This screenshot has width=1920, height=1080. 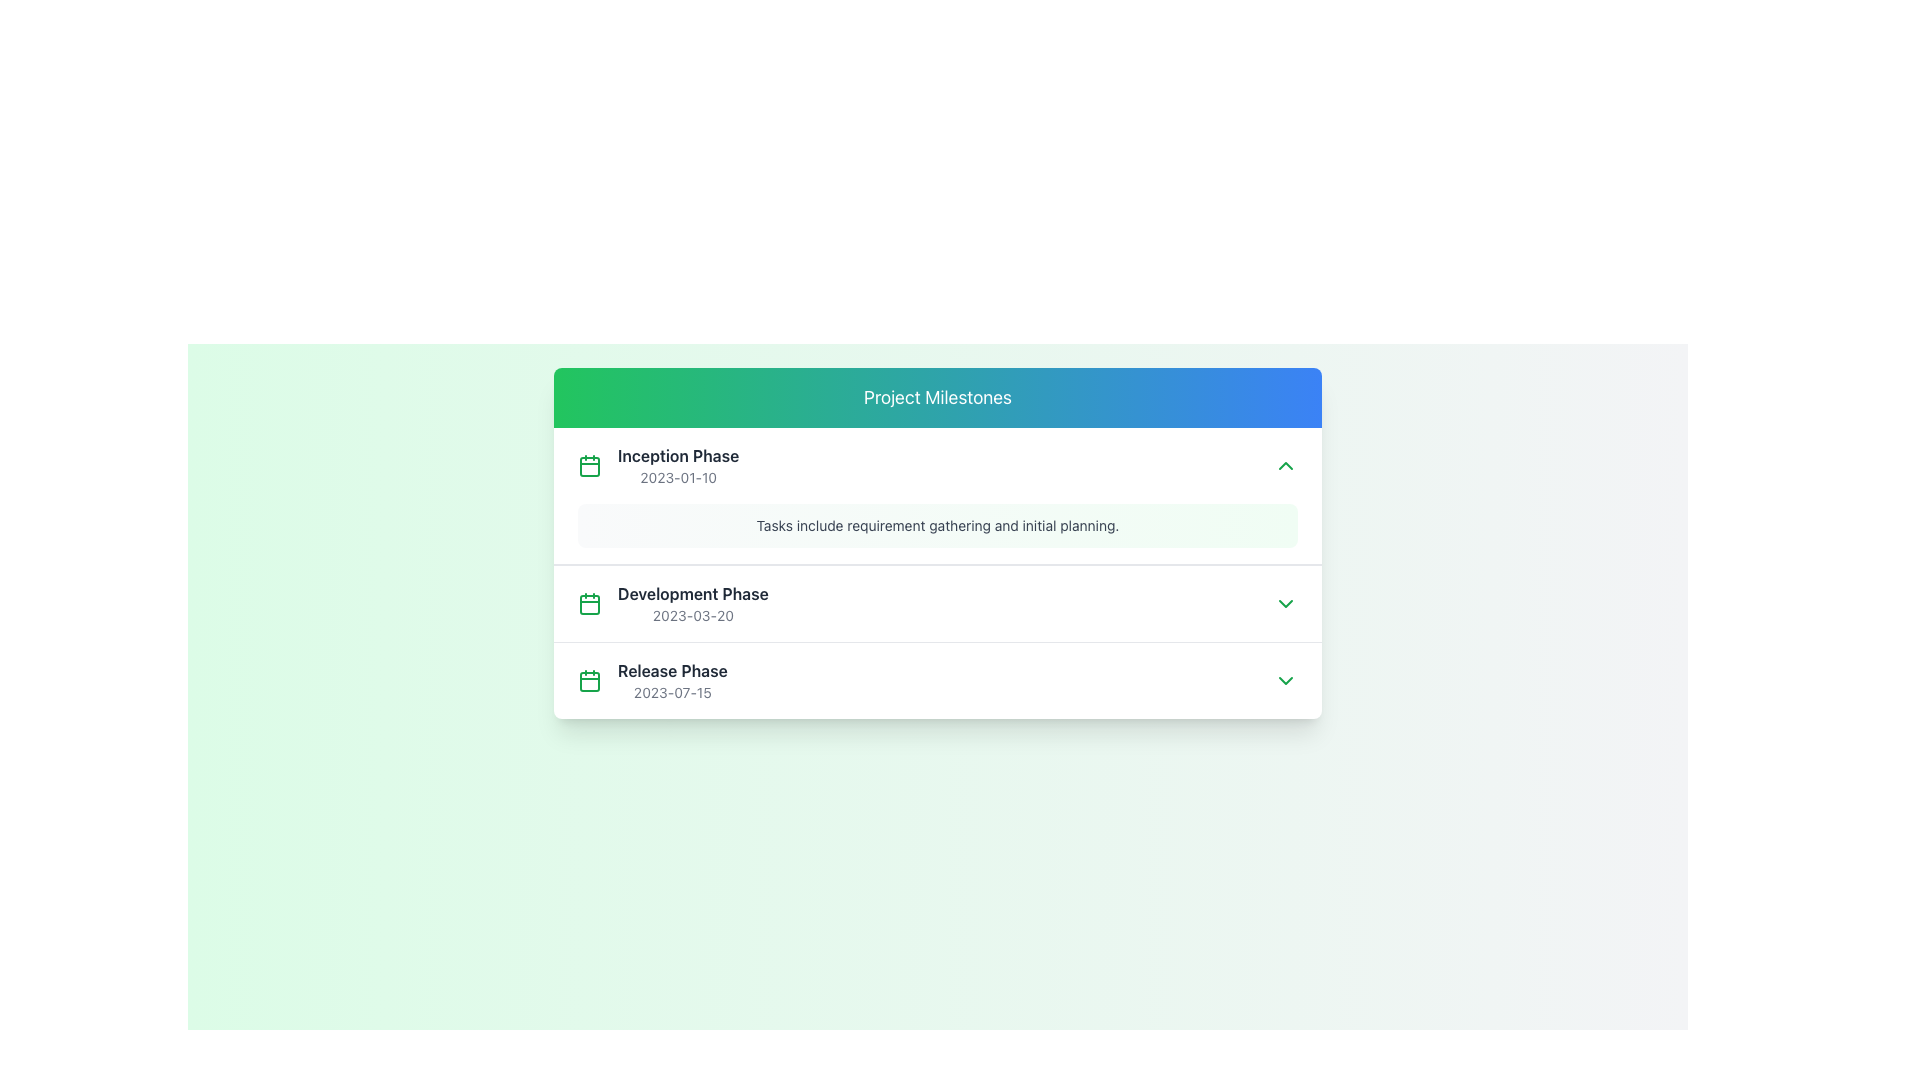 What do you see at coordinates (672, 680) in the screenshot?
I see `the 'Release Phase' text label element located in the bottom section of the milestones card to possibly expand or select the milestone` at bounding box center [672, 680].